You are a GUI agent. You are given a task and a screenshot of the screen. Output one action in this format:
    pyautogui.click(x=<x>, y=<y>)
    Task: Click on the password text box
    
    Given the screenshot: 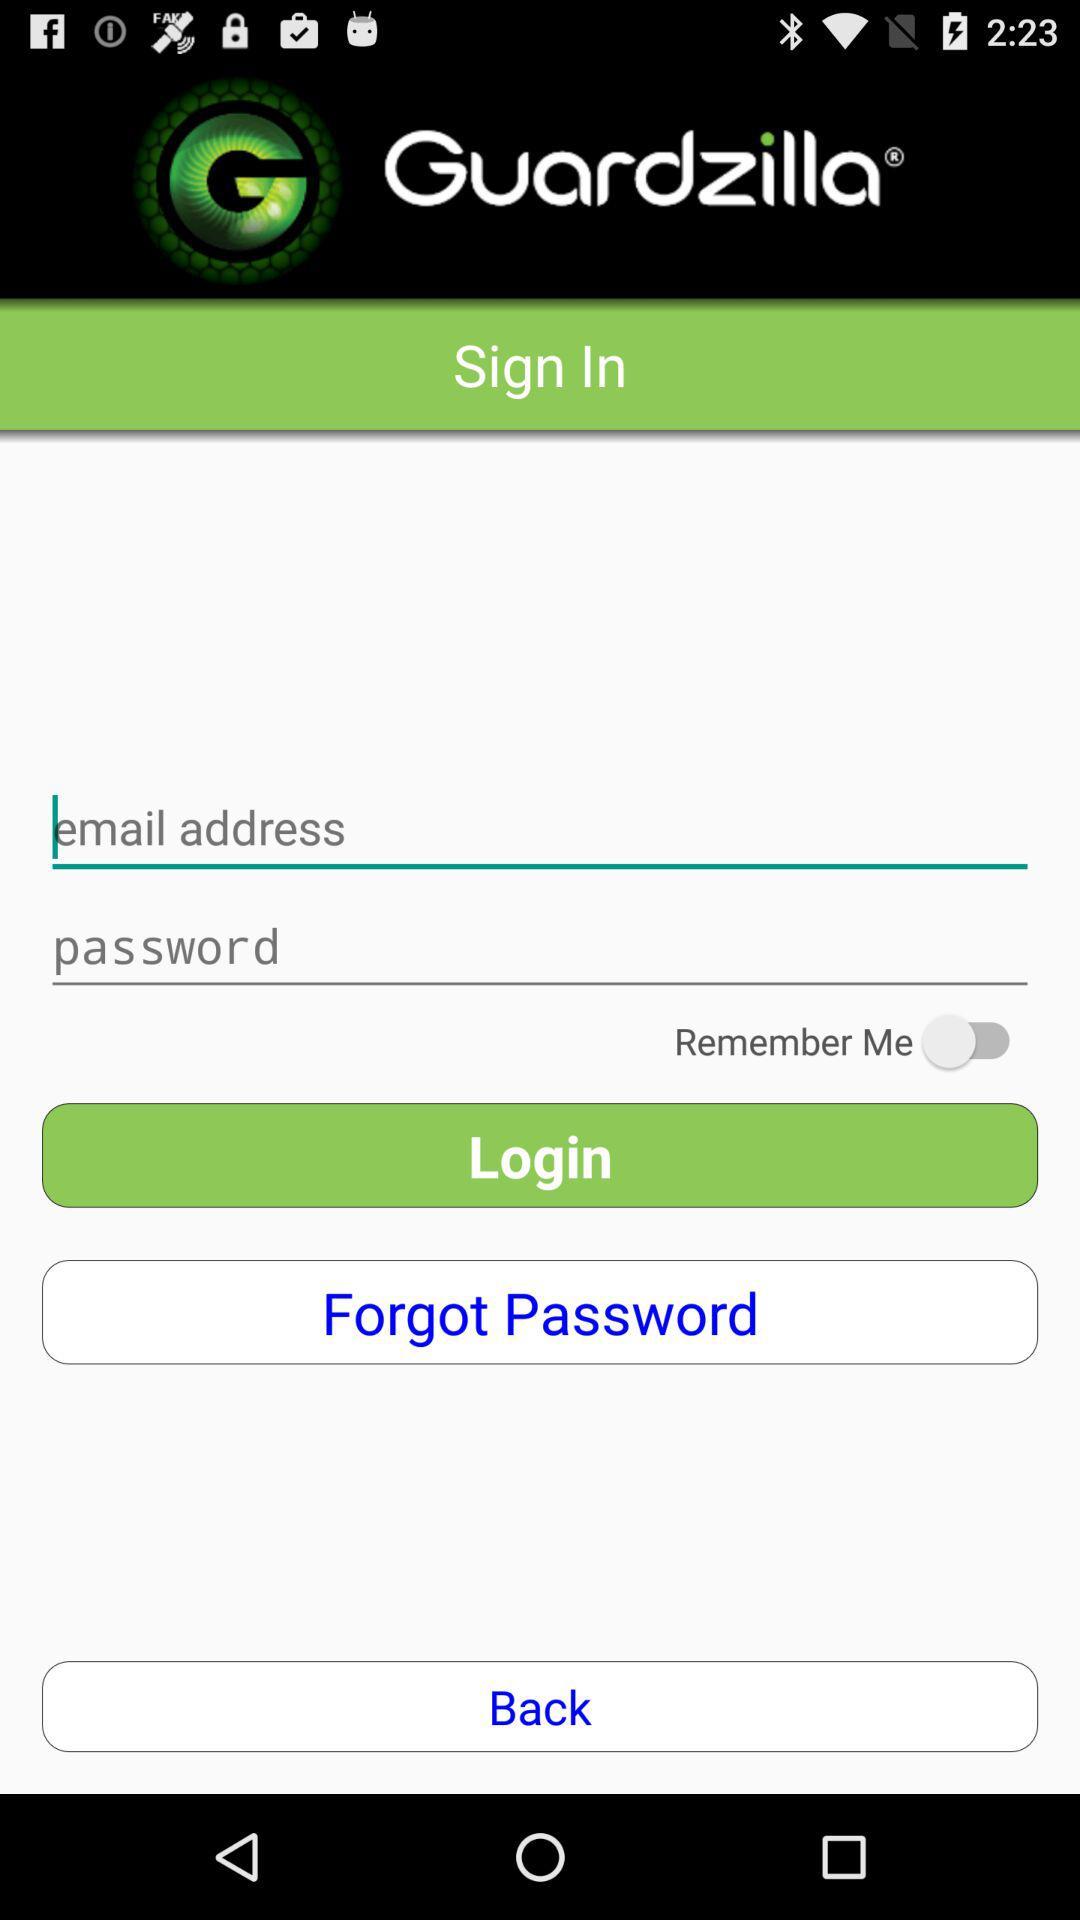 What is the action you would take?
    pyautogui.click(x=540, y=945)
    